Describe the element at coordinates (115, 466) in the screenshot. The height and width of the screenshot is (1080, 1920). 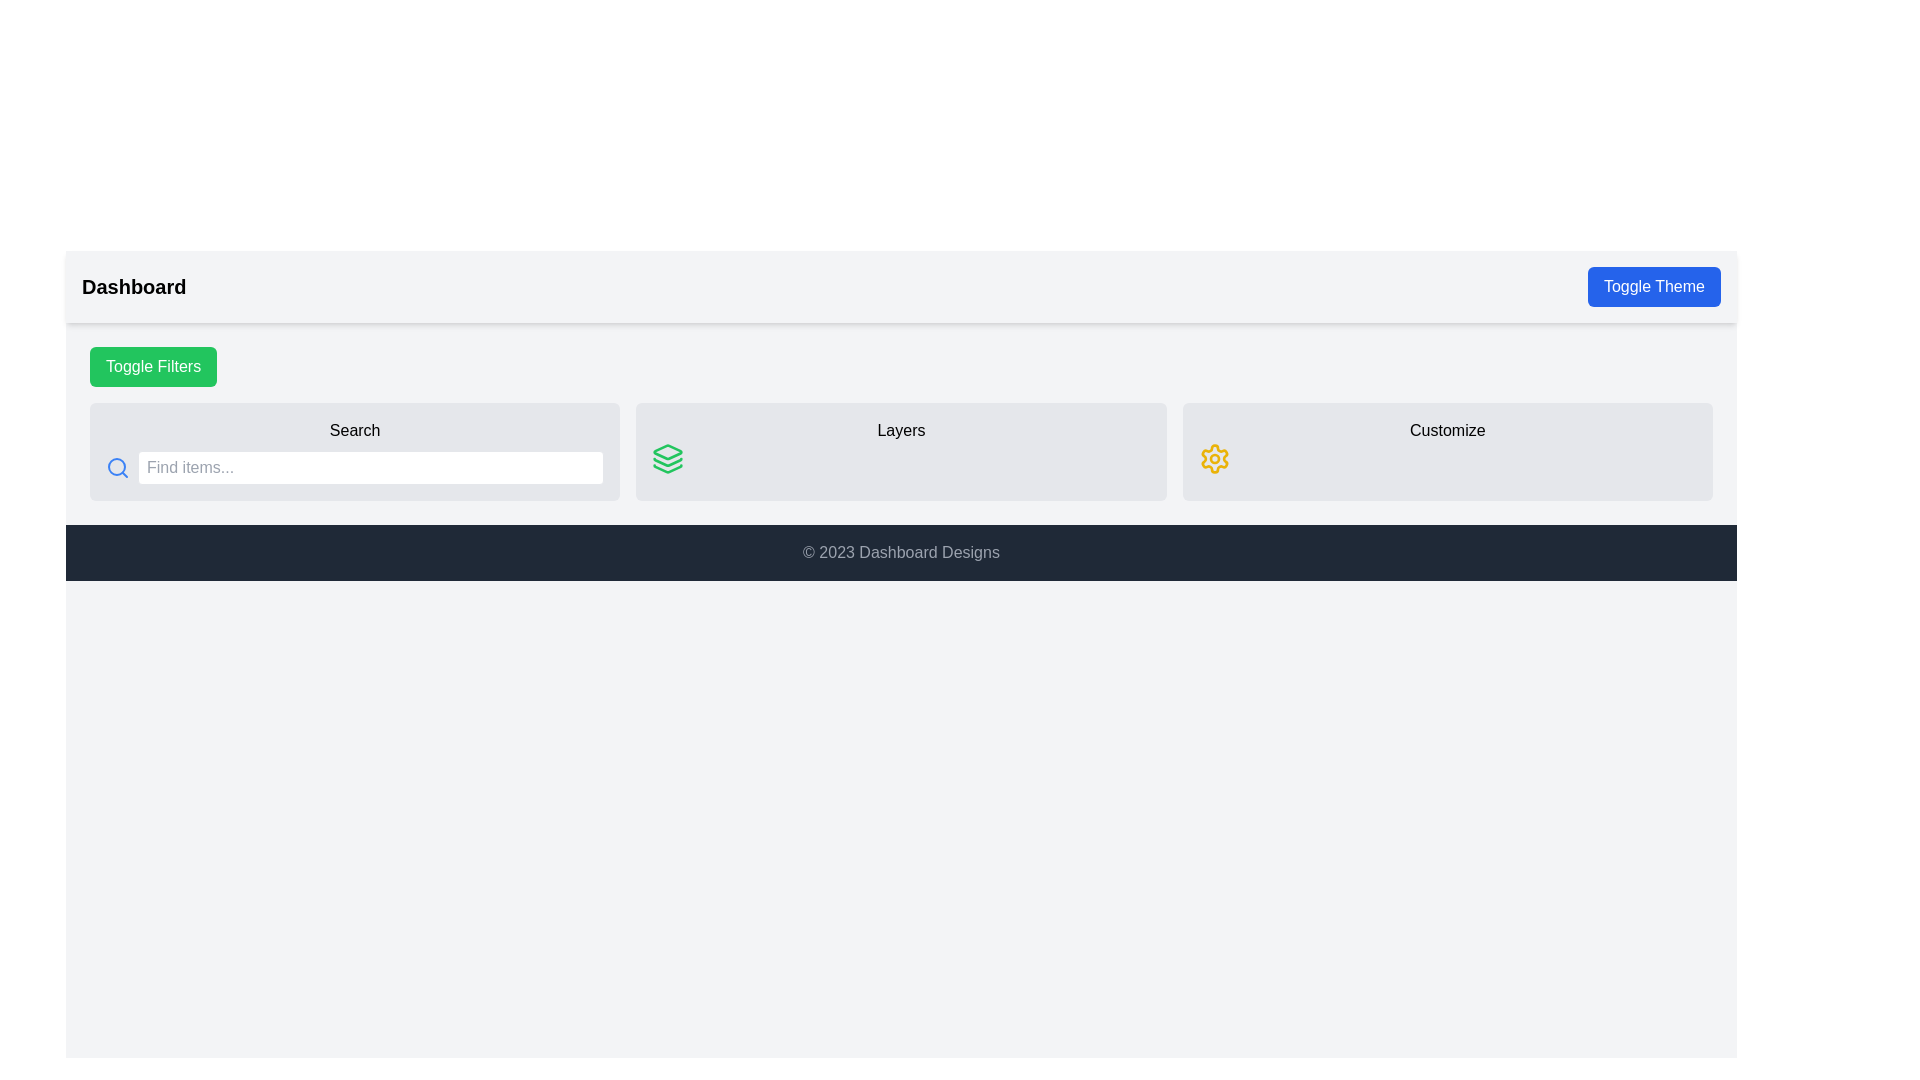
I see `the circular component of the magnifier icon located near the top left of the interface, adjacent to the 'Find items...' input field` at that location.